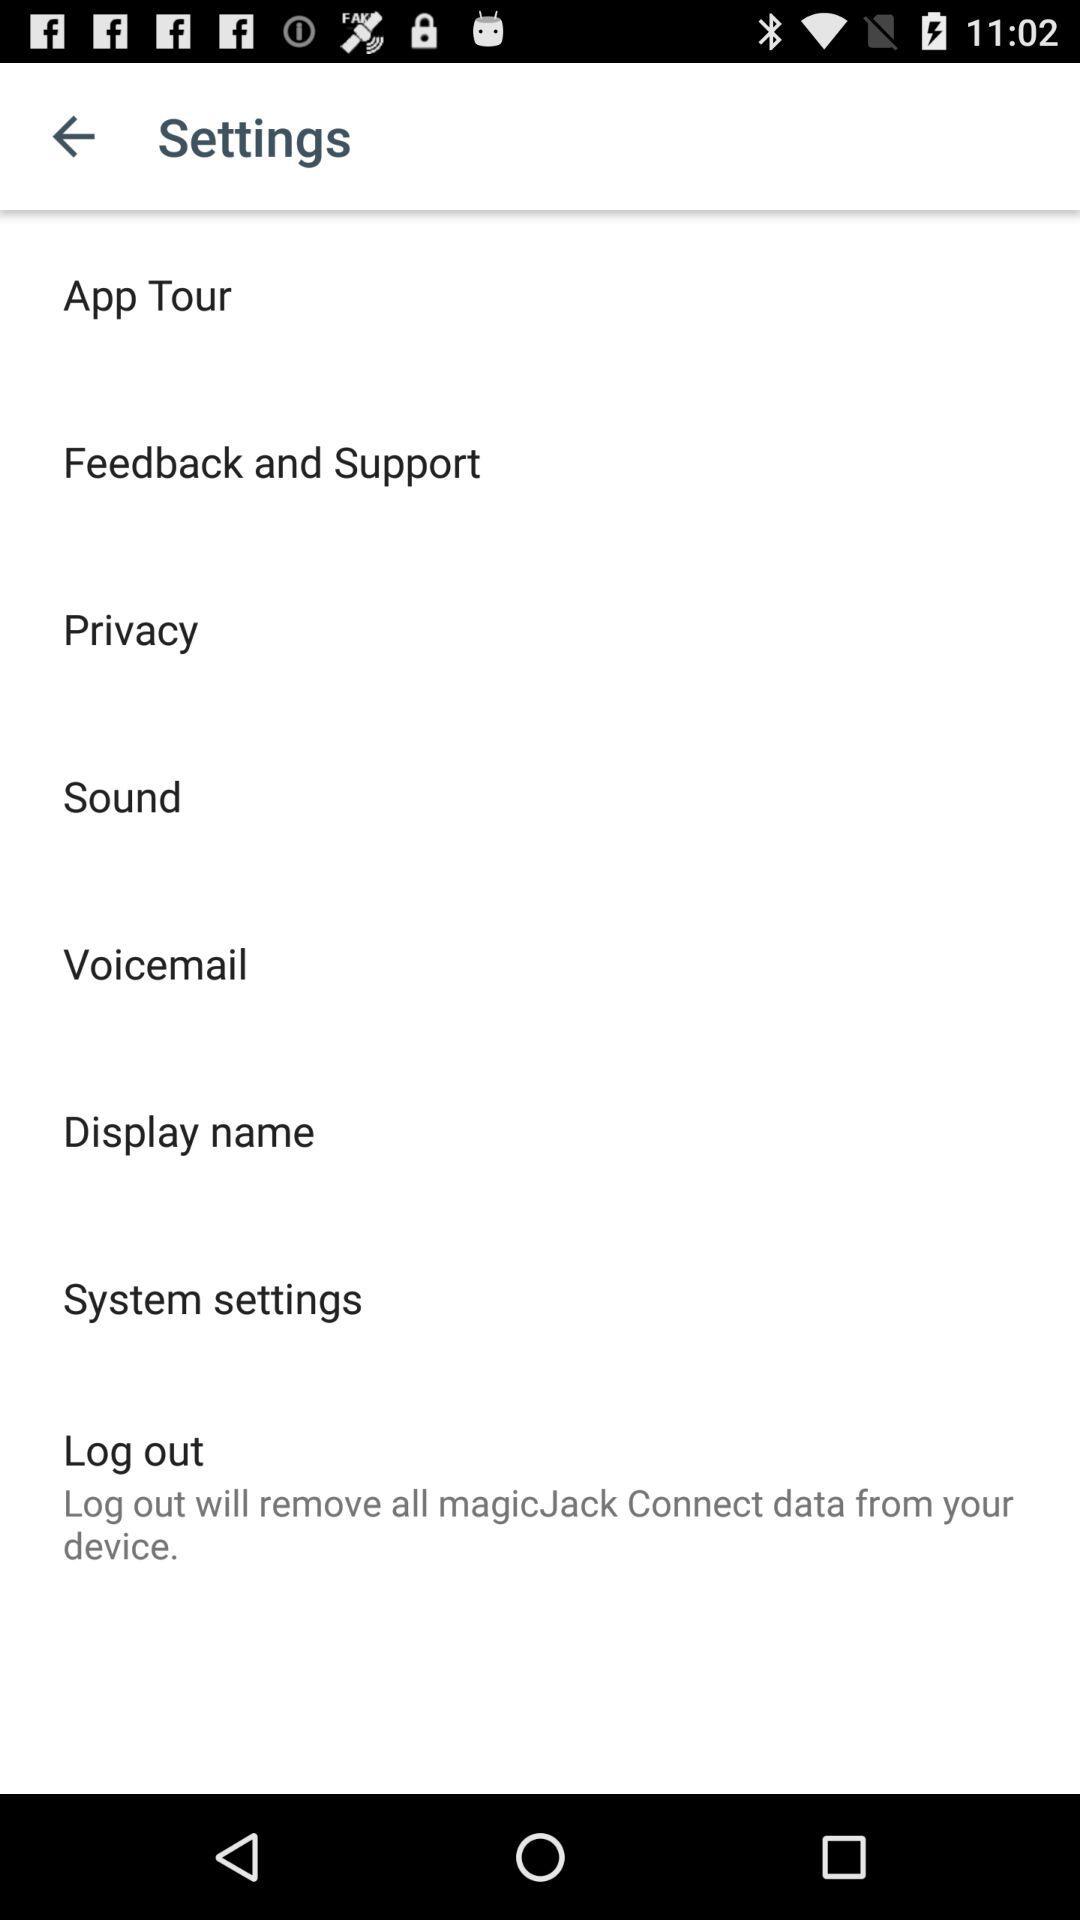  Describe the element at coordinates (130, 627) in the screenshot. I see `the item below the feedback and support icon` at that location.